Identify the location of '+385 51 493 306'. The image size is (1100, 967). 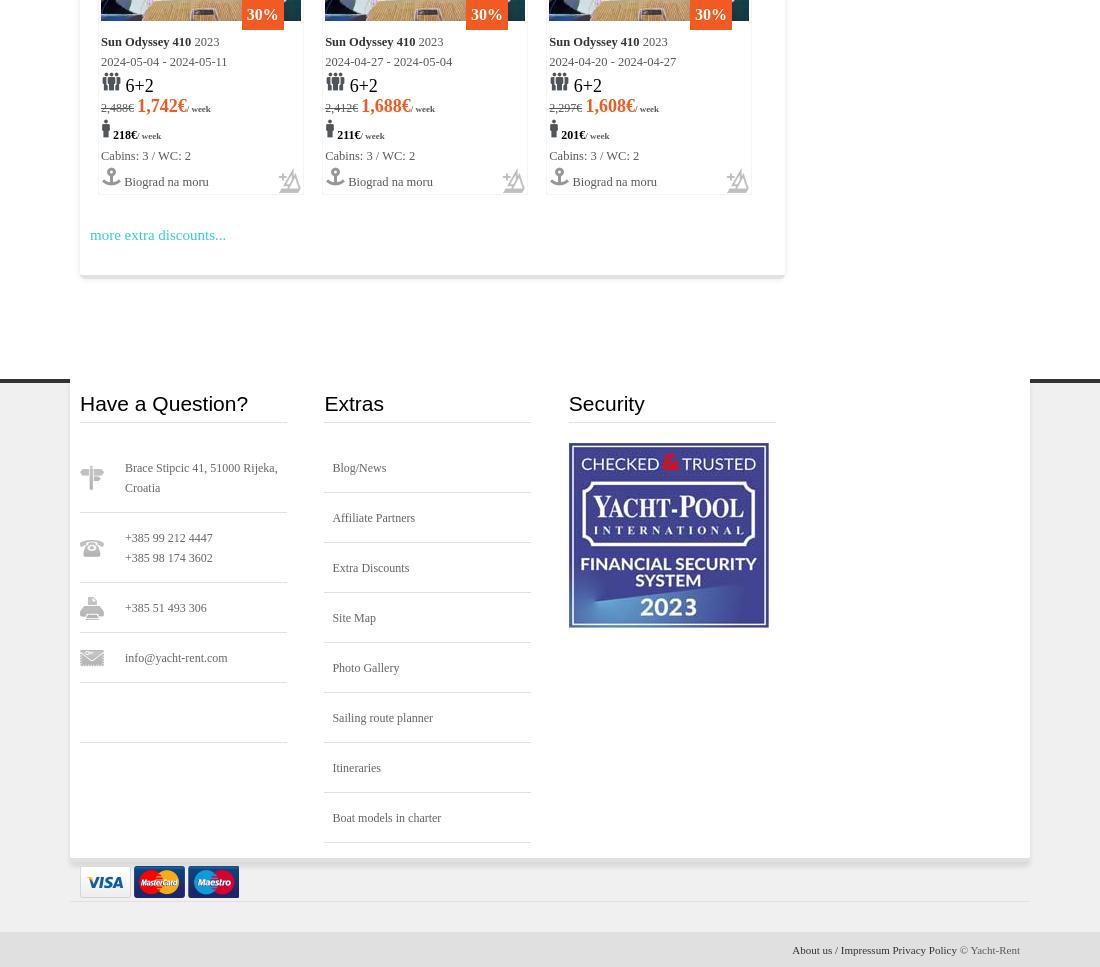
(124, 607).